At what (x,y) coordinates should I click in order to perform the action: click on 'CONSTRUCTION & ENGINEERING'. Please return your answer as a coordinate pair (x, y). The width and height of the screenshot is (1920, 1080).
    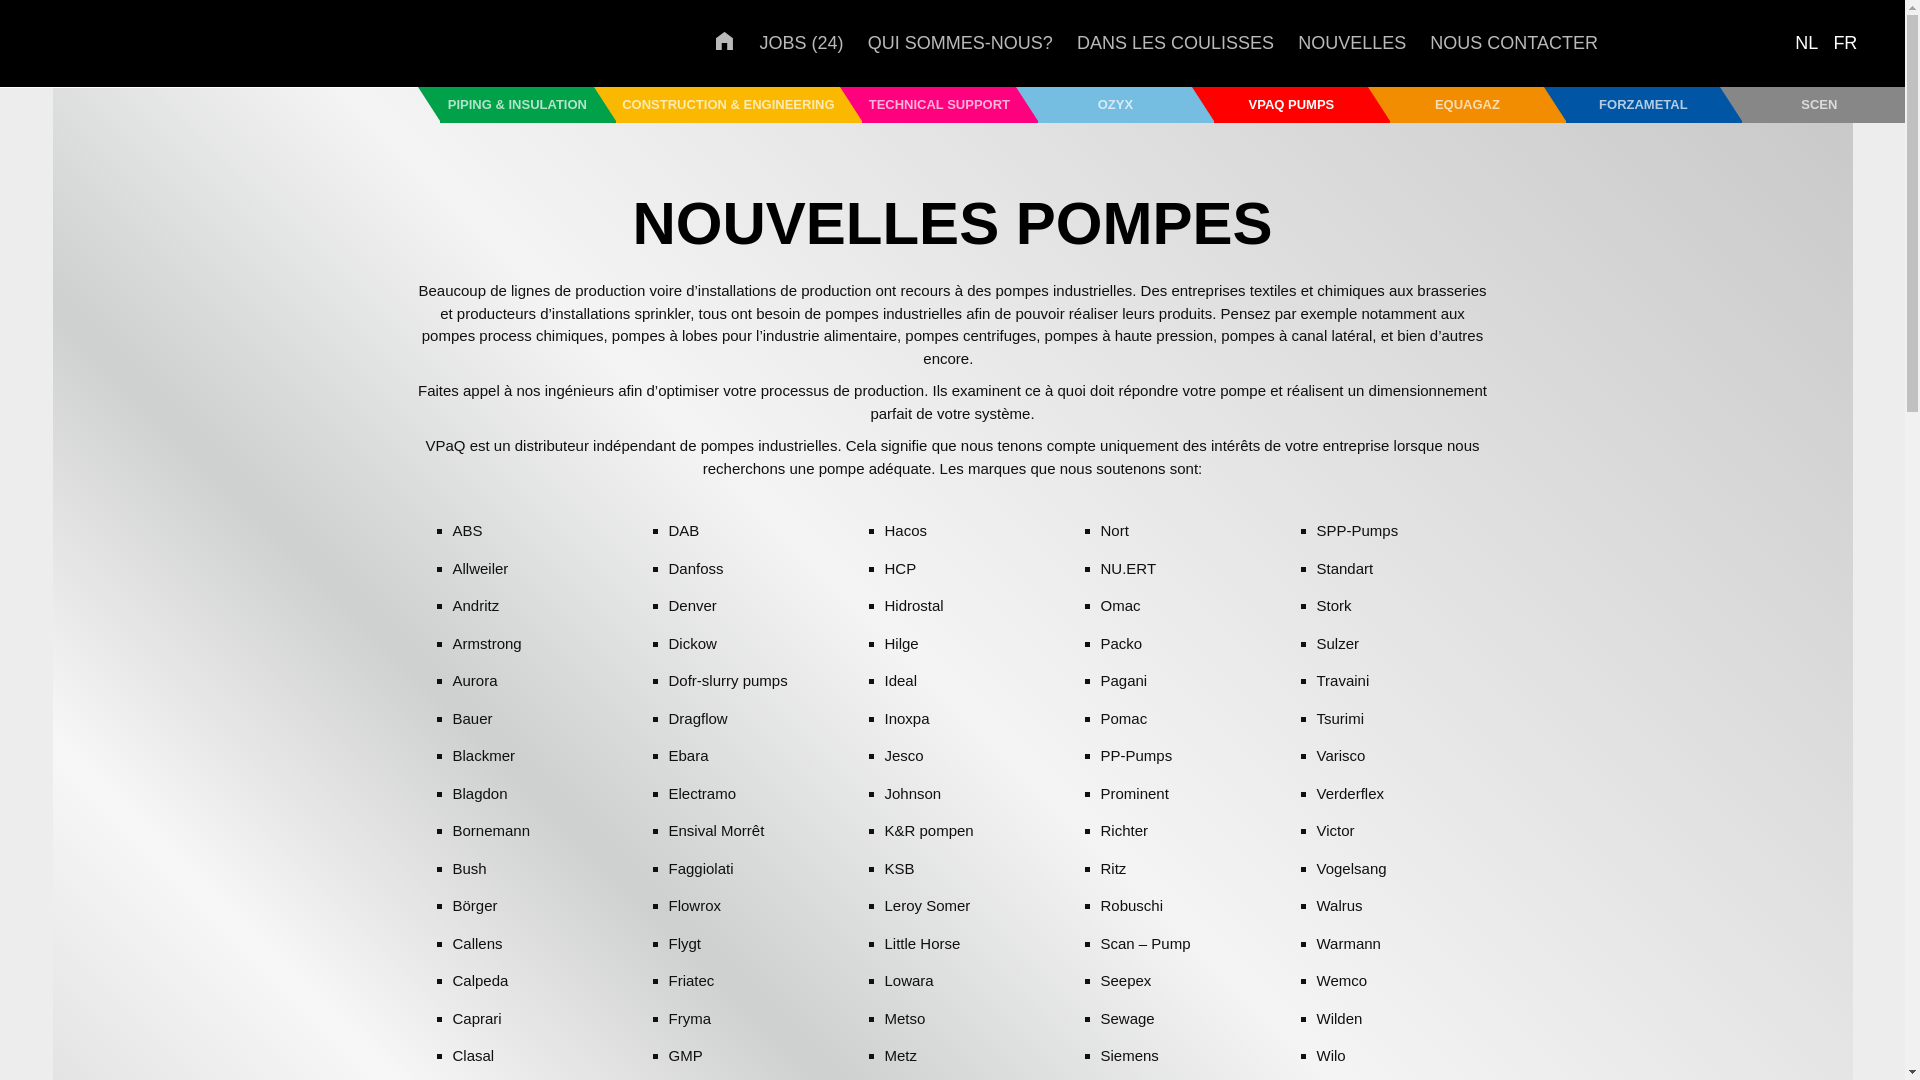
    Looking at the image, I should click on (739, 104).